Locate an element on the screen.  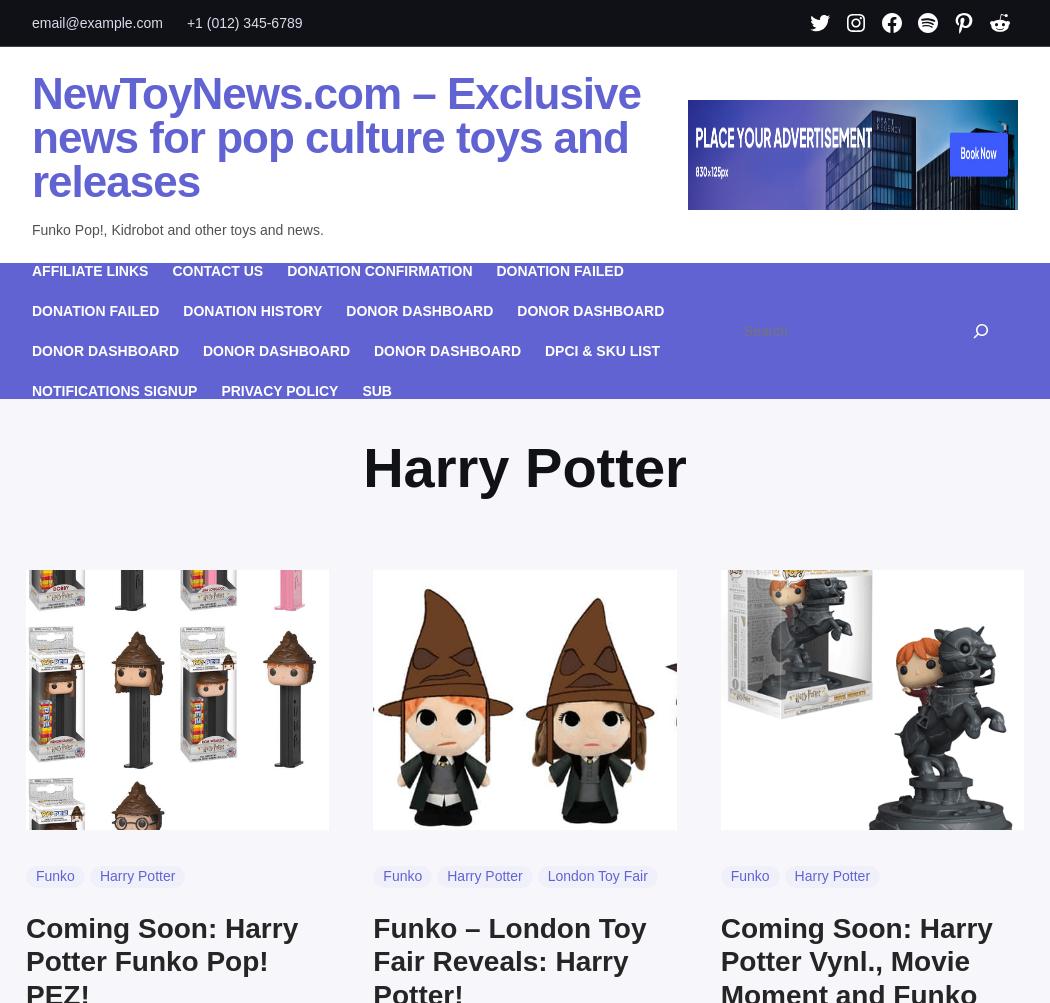
'Funko Pop!, Kidrobot and other toys and news.' is located at coordinates (32, 228).